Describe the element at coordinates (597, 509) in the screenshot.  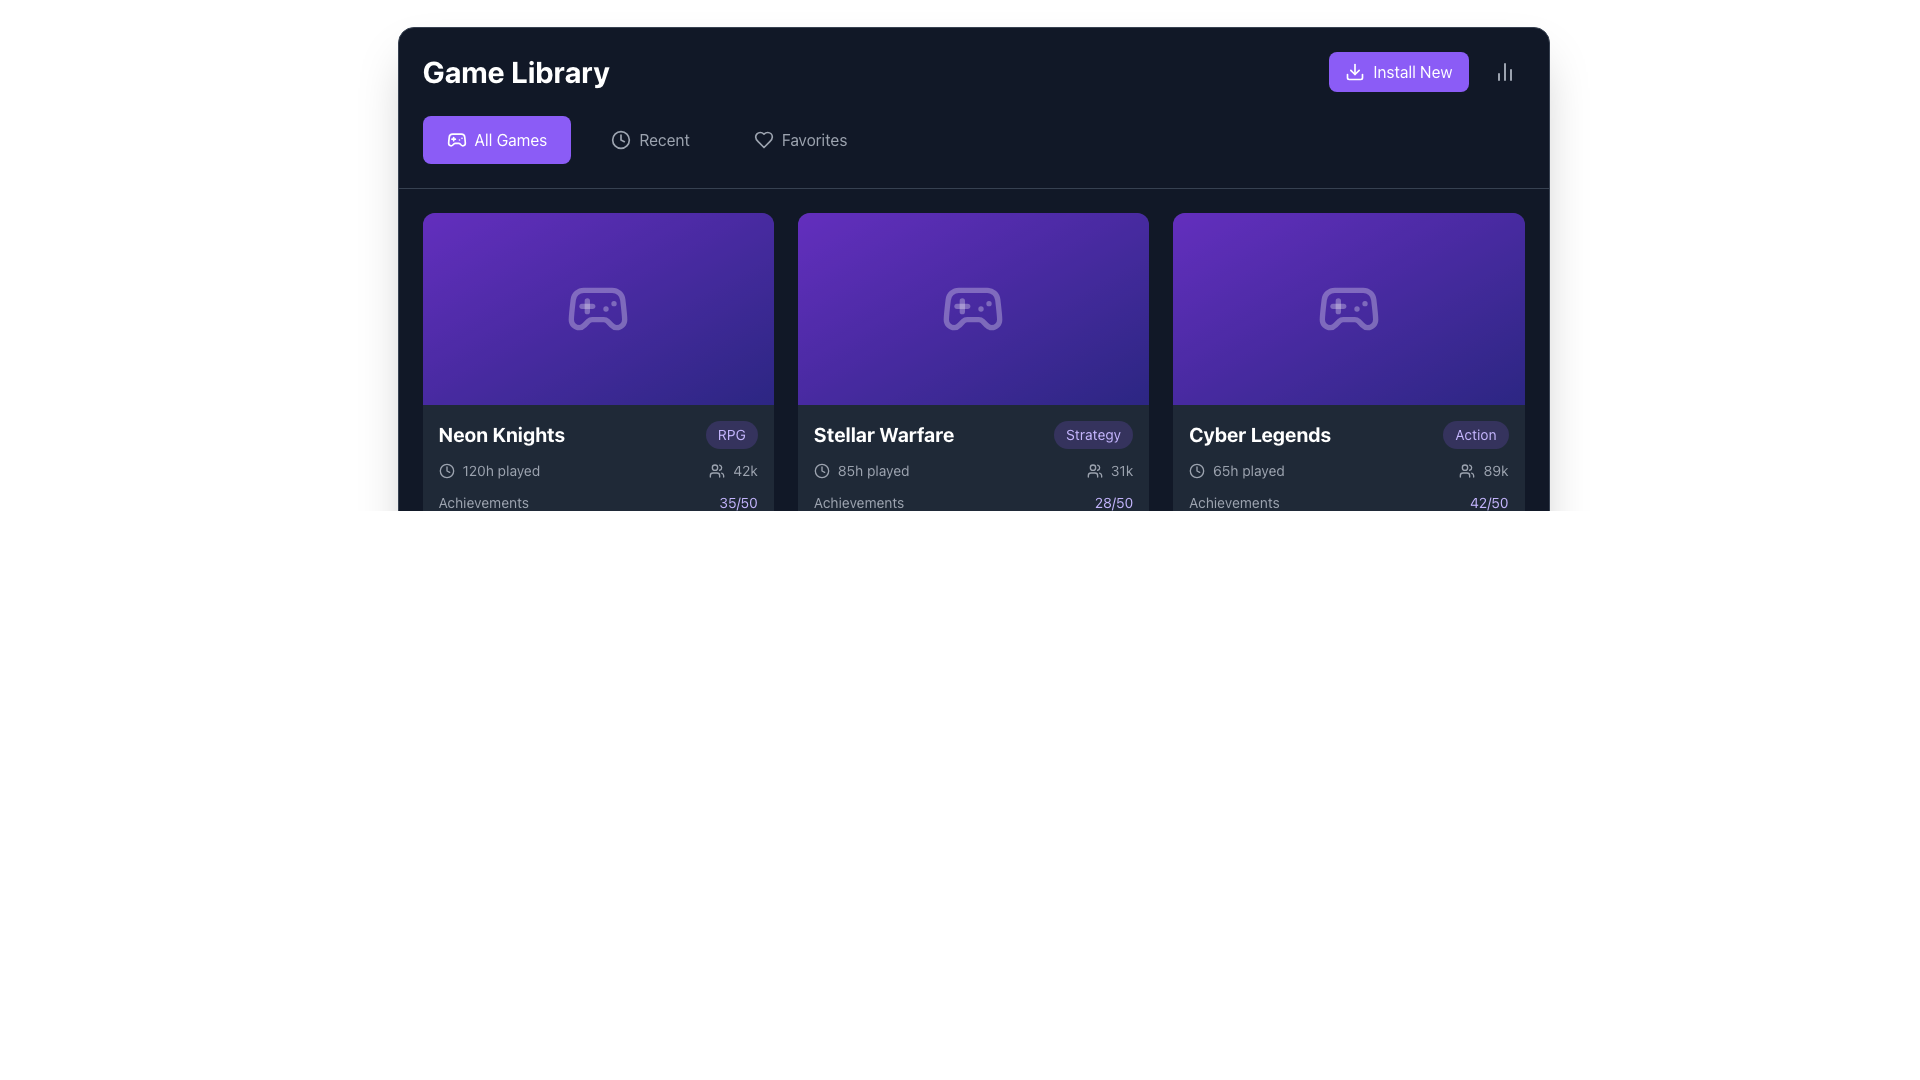
I see `the Progress bar with labels in the 'Neon Knights' game panel` at that location.